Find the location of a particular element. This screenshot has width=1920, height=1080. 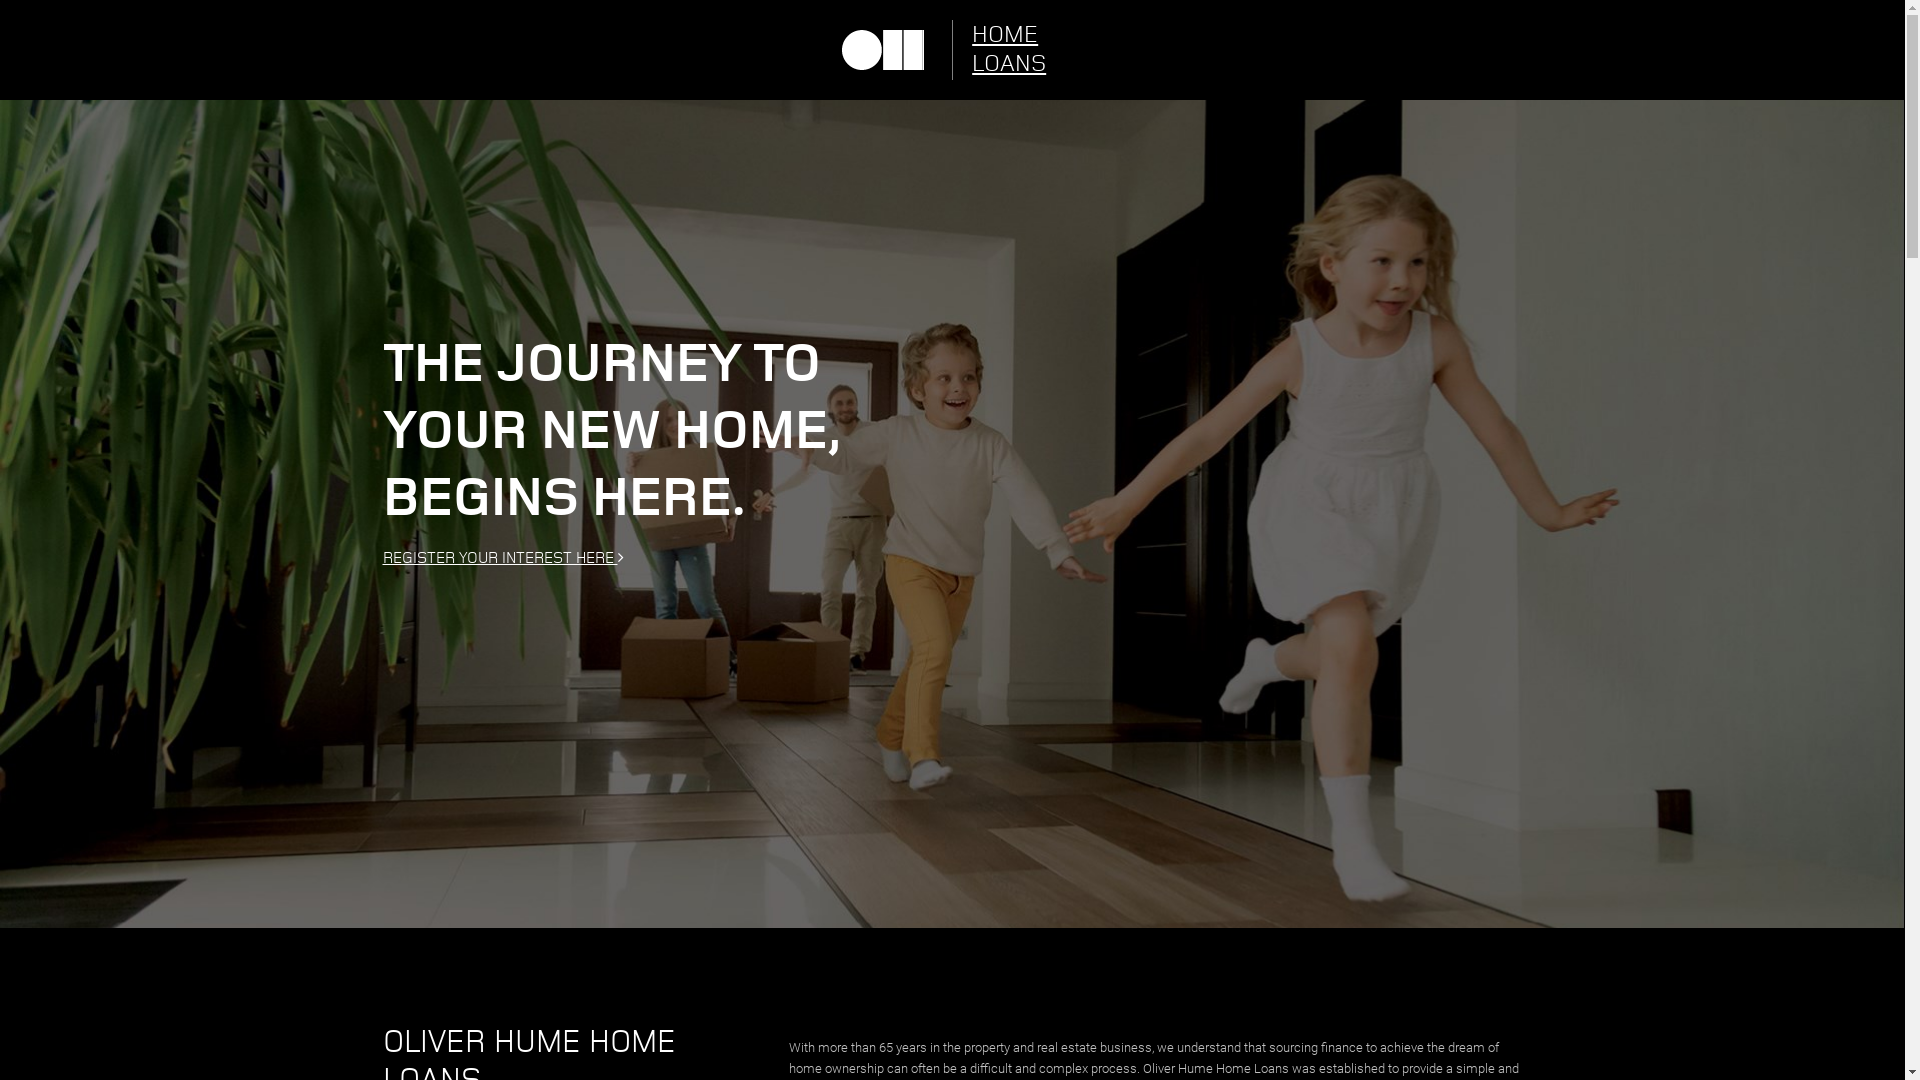

'HOME LOANS' is located at coordinates (1022, 49).